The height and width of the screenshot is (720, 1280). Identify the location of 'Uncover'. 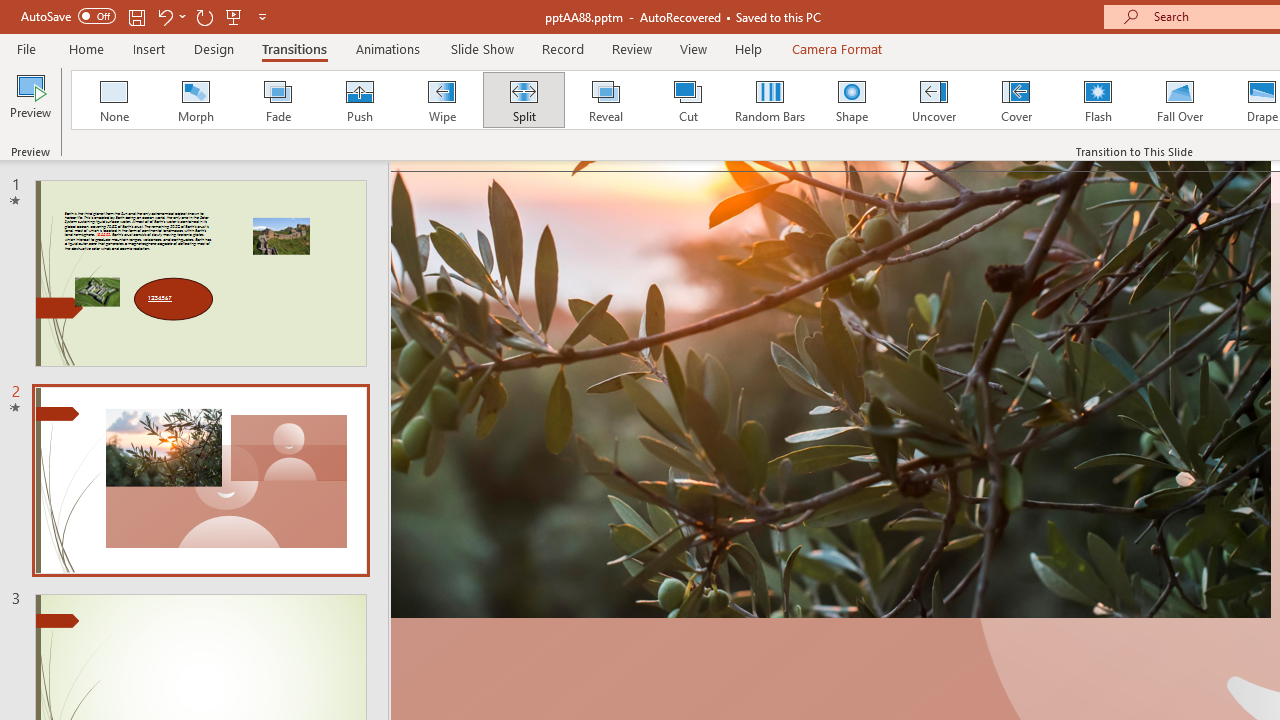
(933, 100).